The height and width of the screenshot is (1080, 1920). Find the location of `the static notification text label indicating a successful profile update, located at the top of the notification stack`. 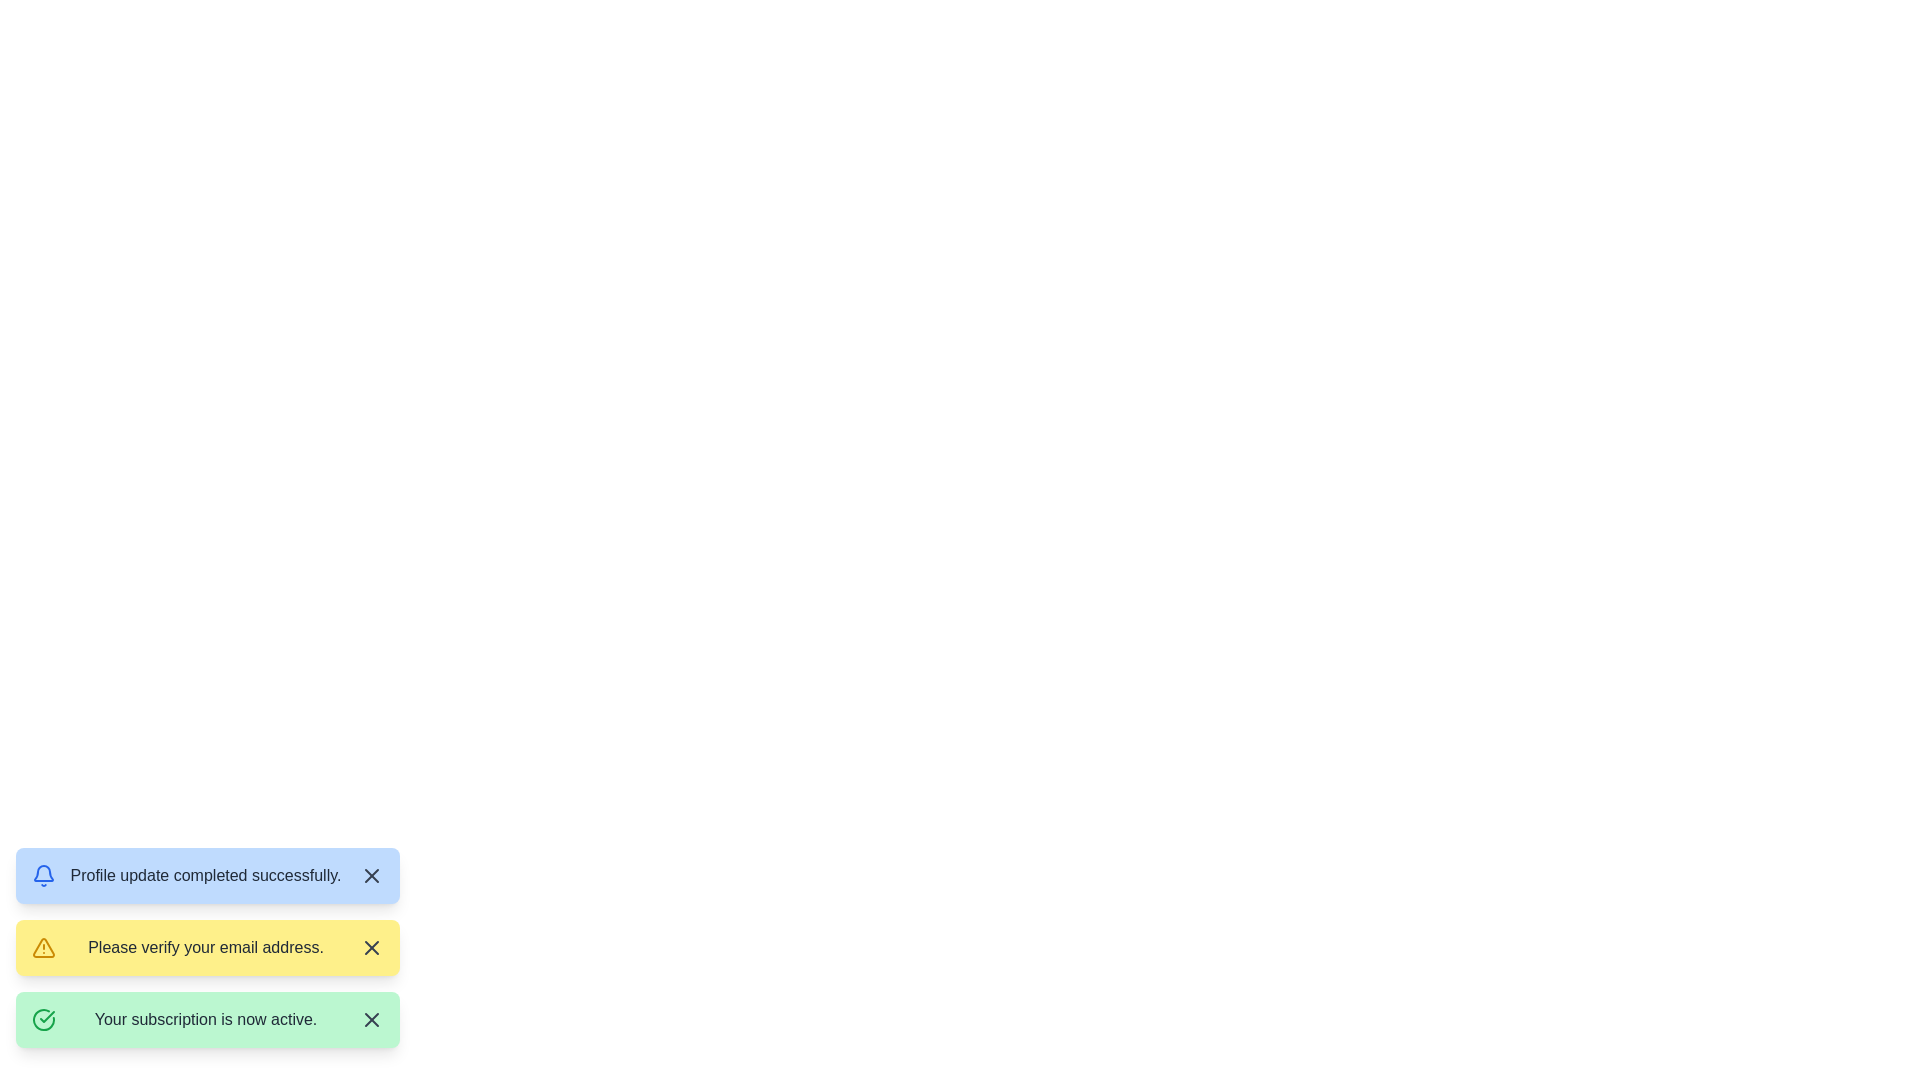

the static notification text label indicating a successful profile update, located at the top of the notification stack is located at coordinates (206, 874).